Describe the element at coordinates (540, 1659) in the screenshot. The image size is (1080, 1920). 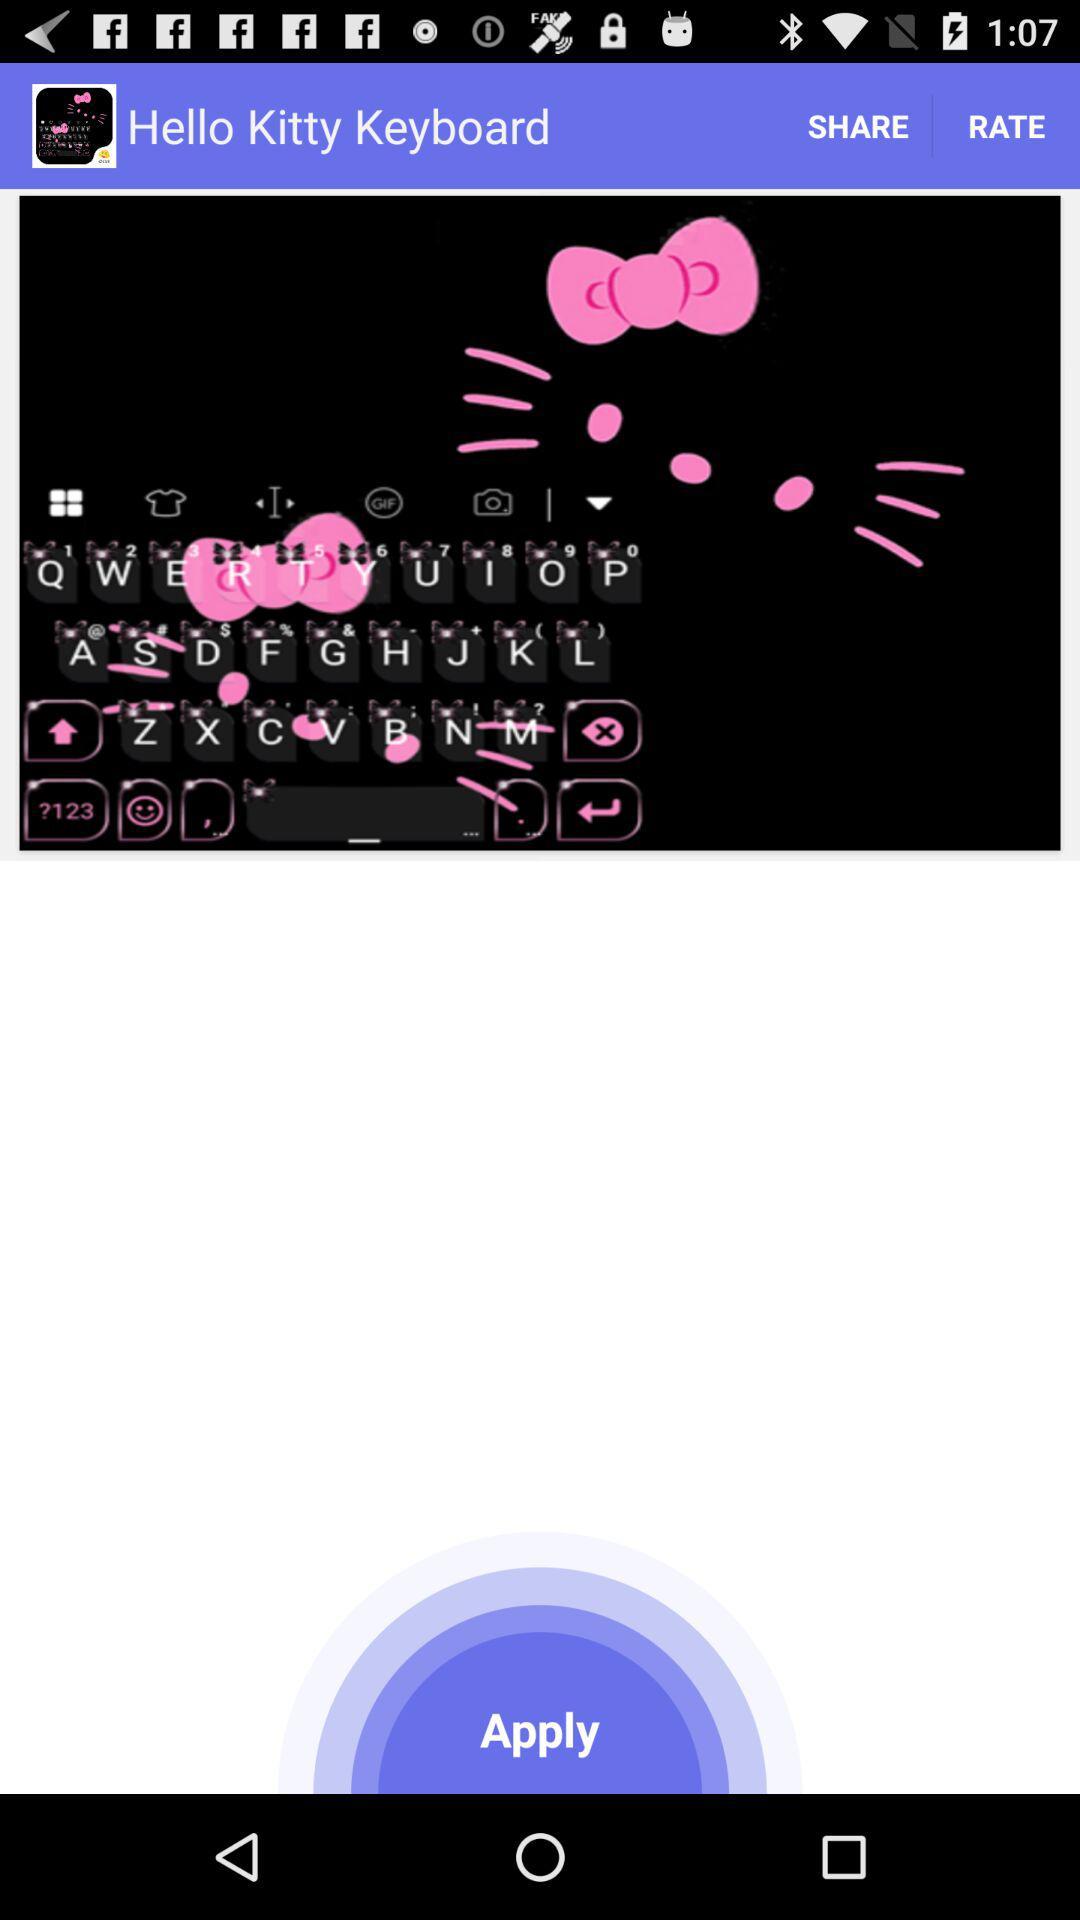
I see `apply here` at that location.